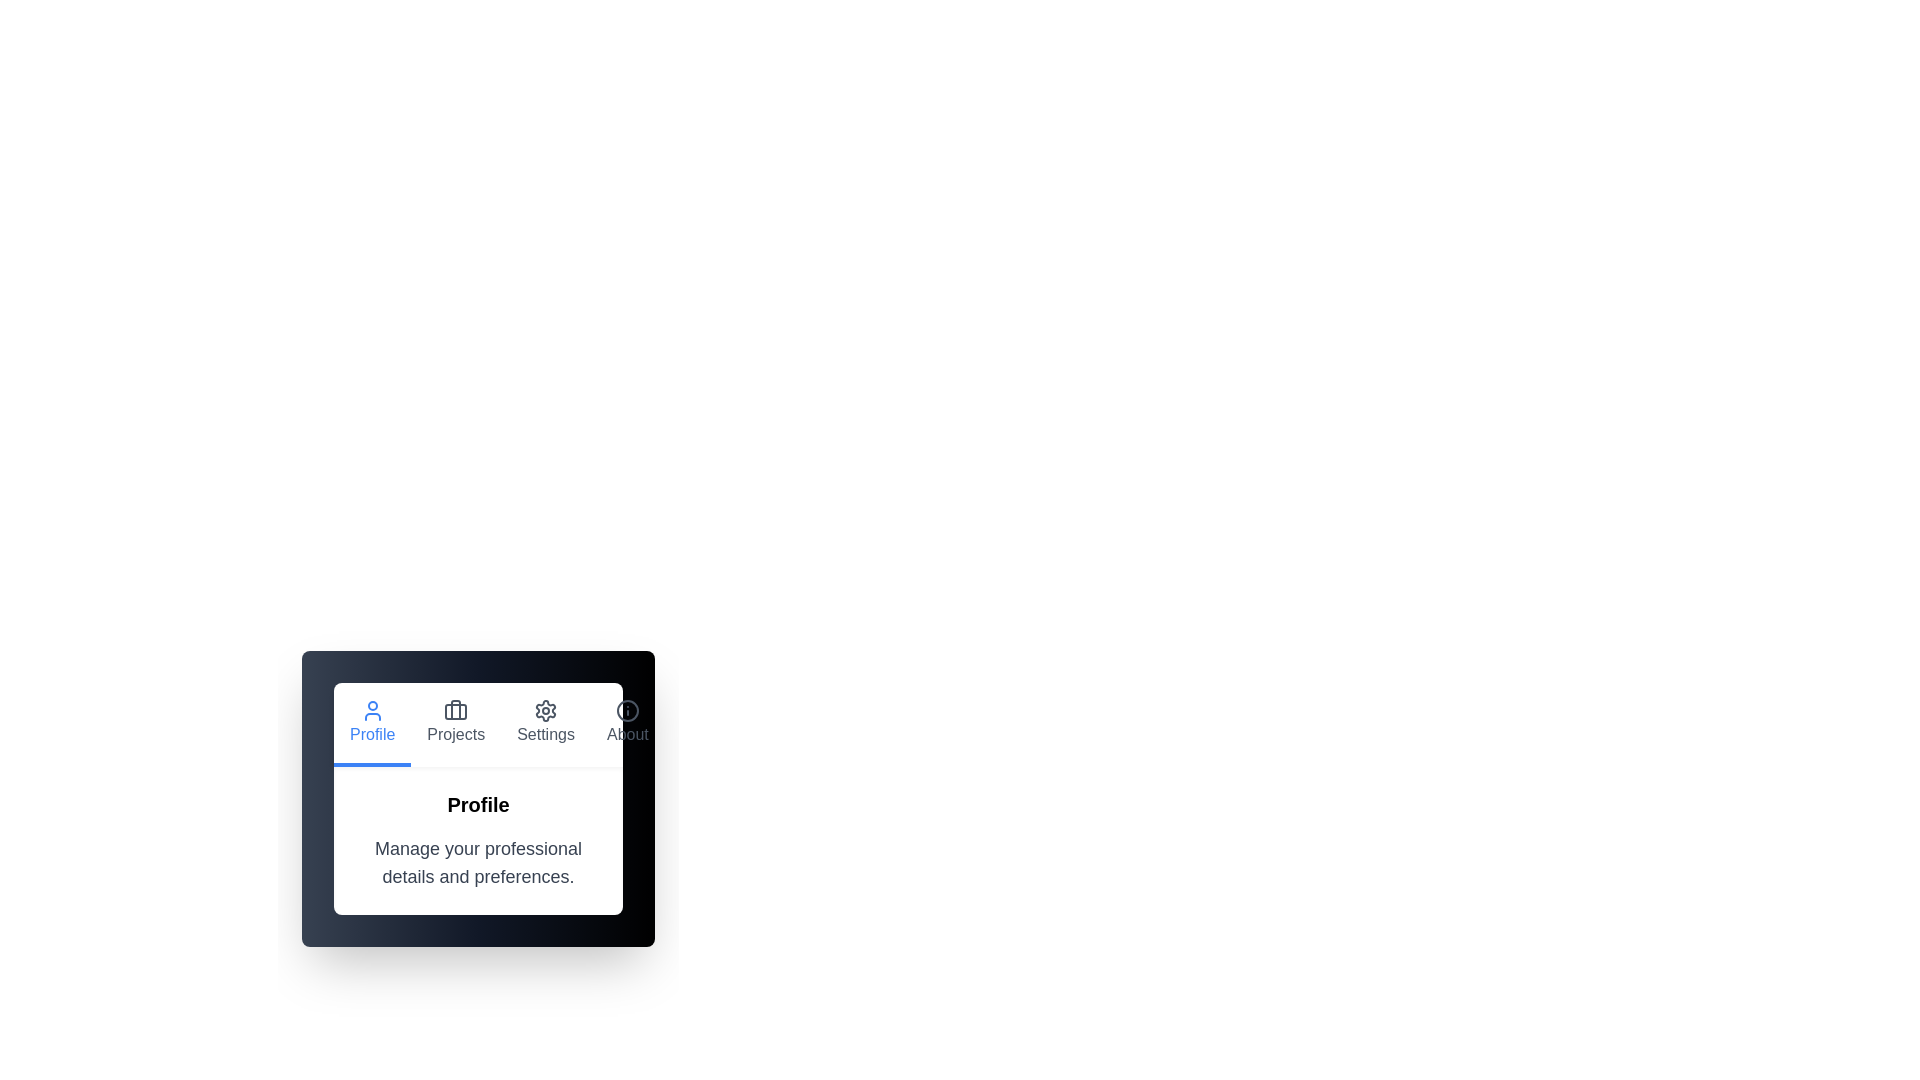  I want to click on the Settings tab to navigate to its corresponding content, so click(546, 725).